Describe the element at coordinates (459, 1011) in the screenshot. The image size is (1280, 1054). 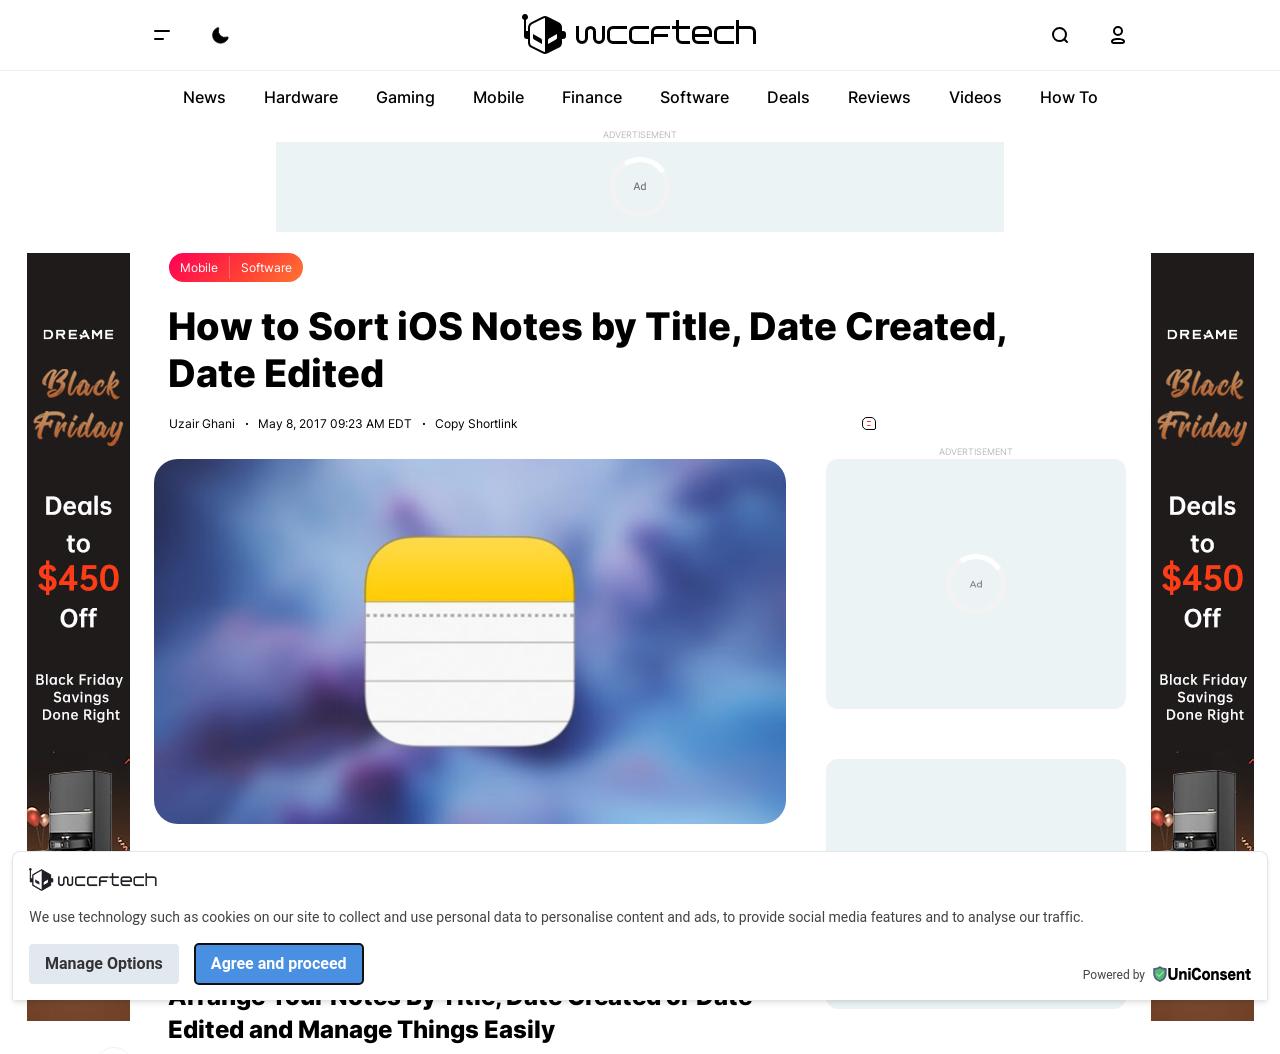
I see `'Arrange Your Notes By Title, Date Created or Date Edited and Manage Things Easily'` at that location.